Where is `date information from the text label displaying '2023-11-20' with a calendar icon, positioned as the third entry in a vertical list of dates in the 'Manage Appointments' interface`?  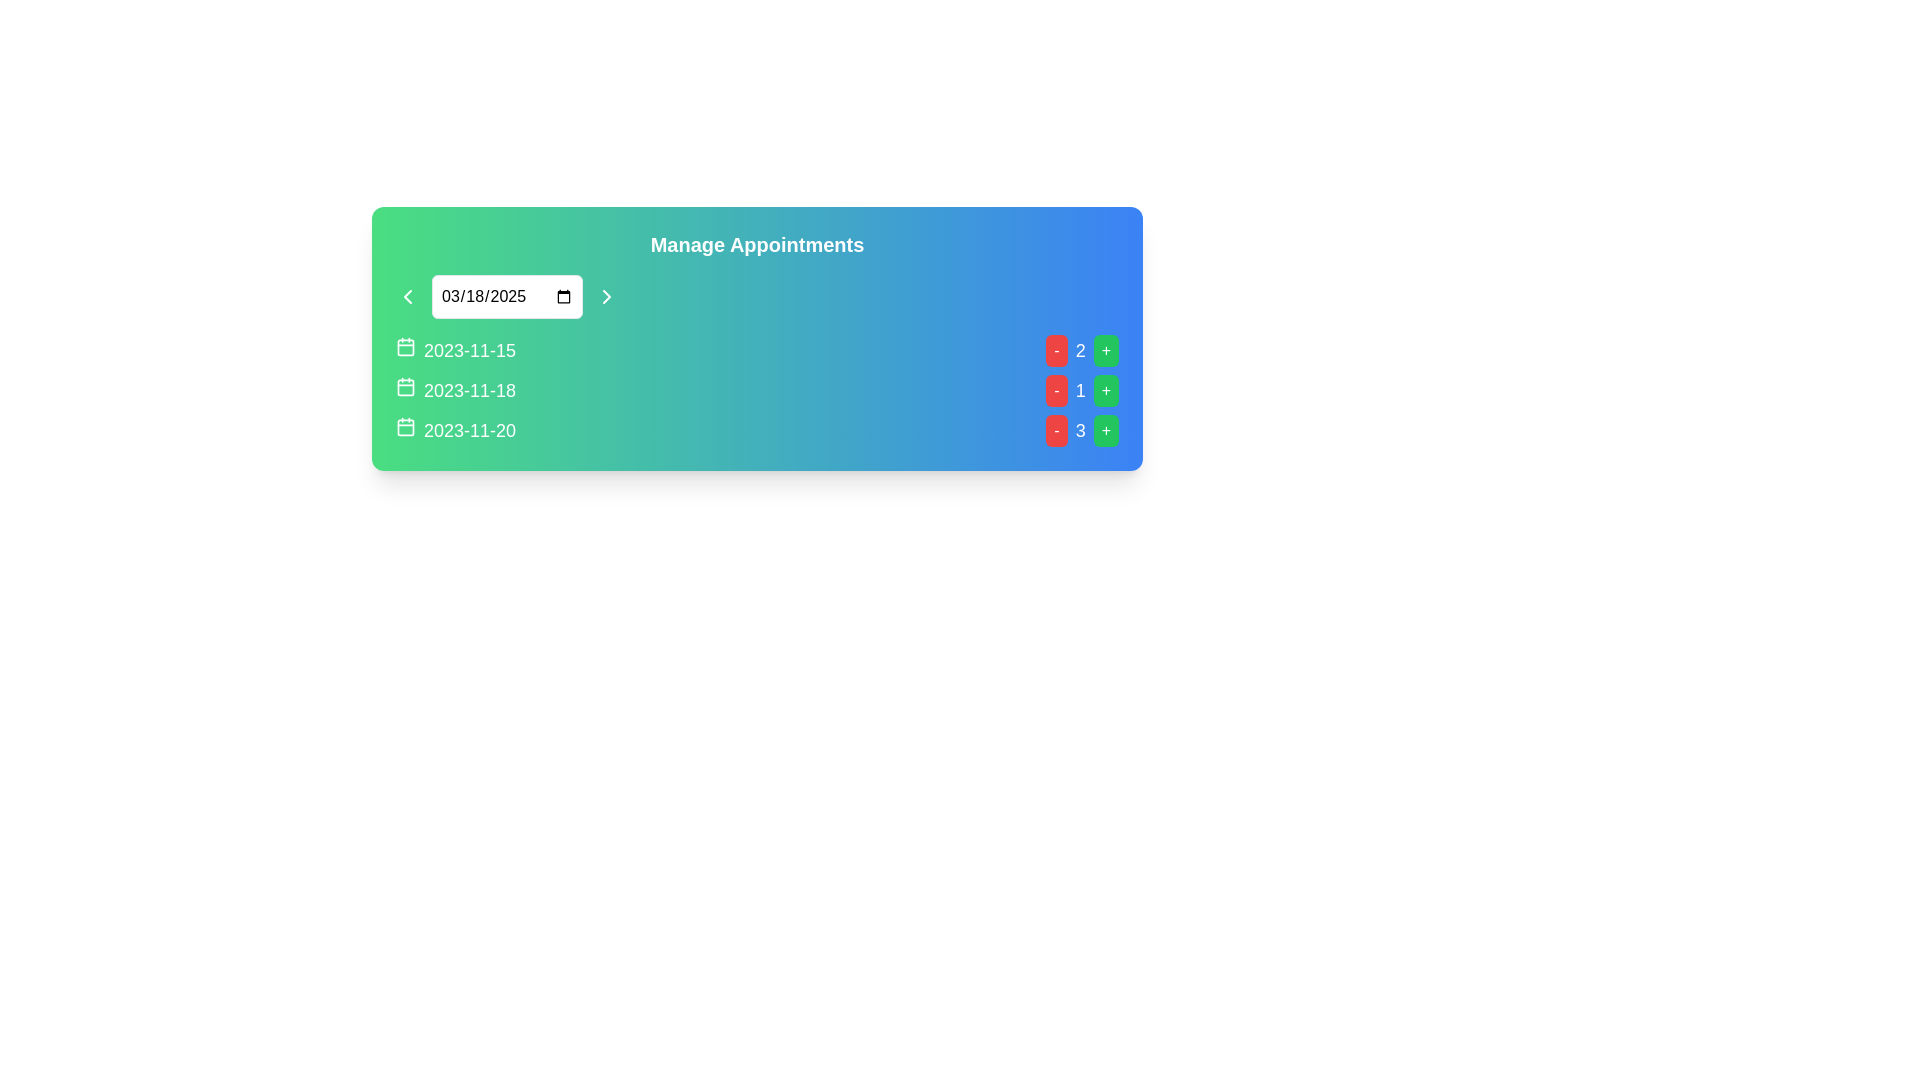
date information from the text label displaying '2023-11-20' with a calendar icon, positioned as the third entry in a vertical list of dates in the 'Manage Appointments' interface is located at coordinates (455, 430).